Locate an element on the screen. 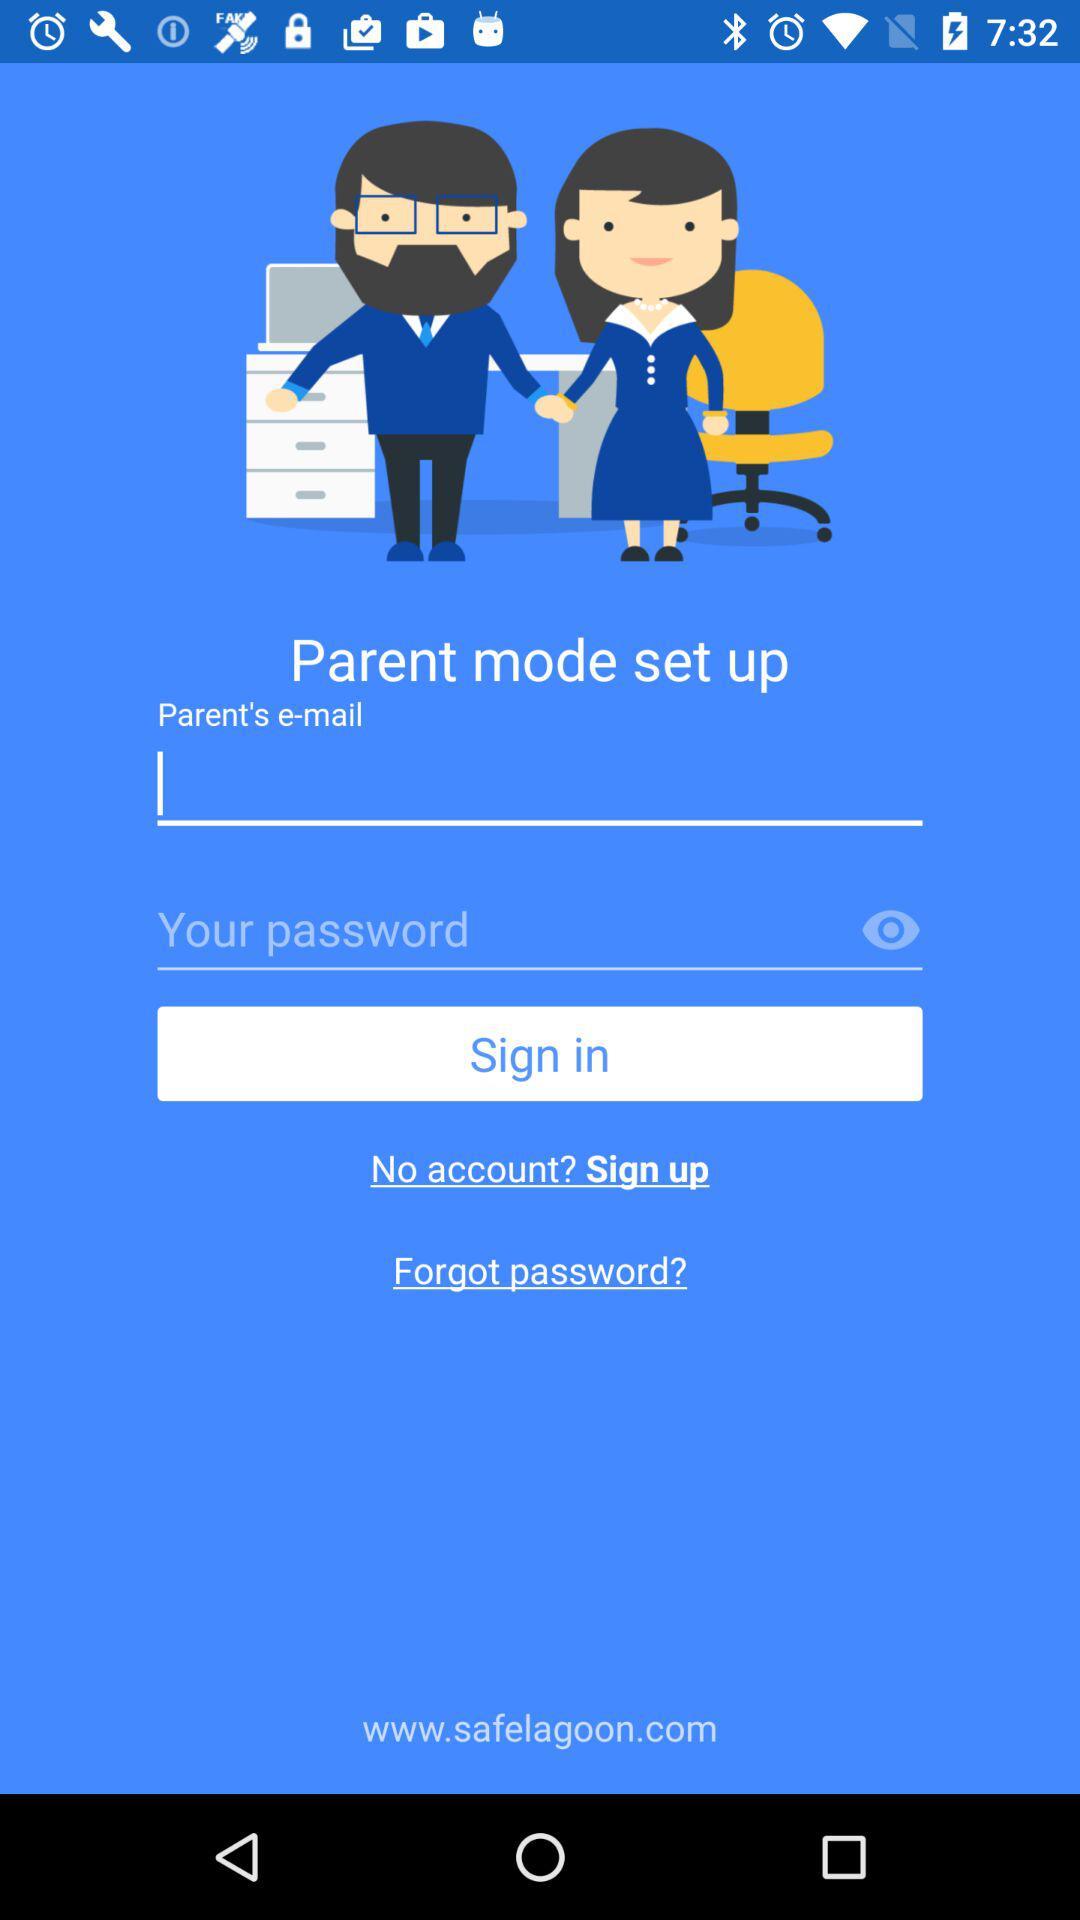 This screenshot has width=1080, height=1920. password view is located at coordinates (890, 930).